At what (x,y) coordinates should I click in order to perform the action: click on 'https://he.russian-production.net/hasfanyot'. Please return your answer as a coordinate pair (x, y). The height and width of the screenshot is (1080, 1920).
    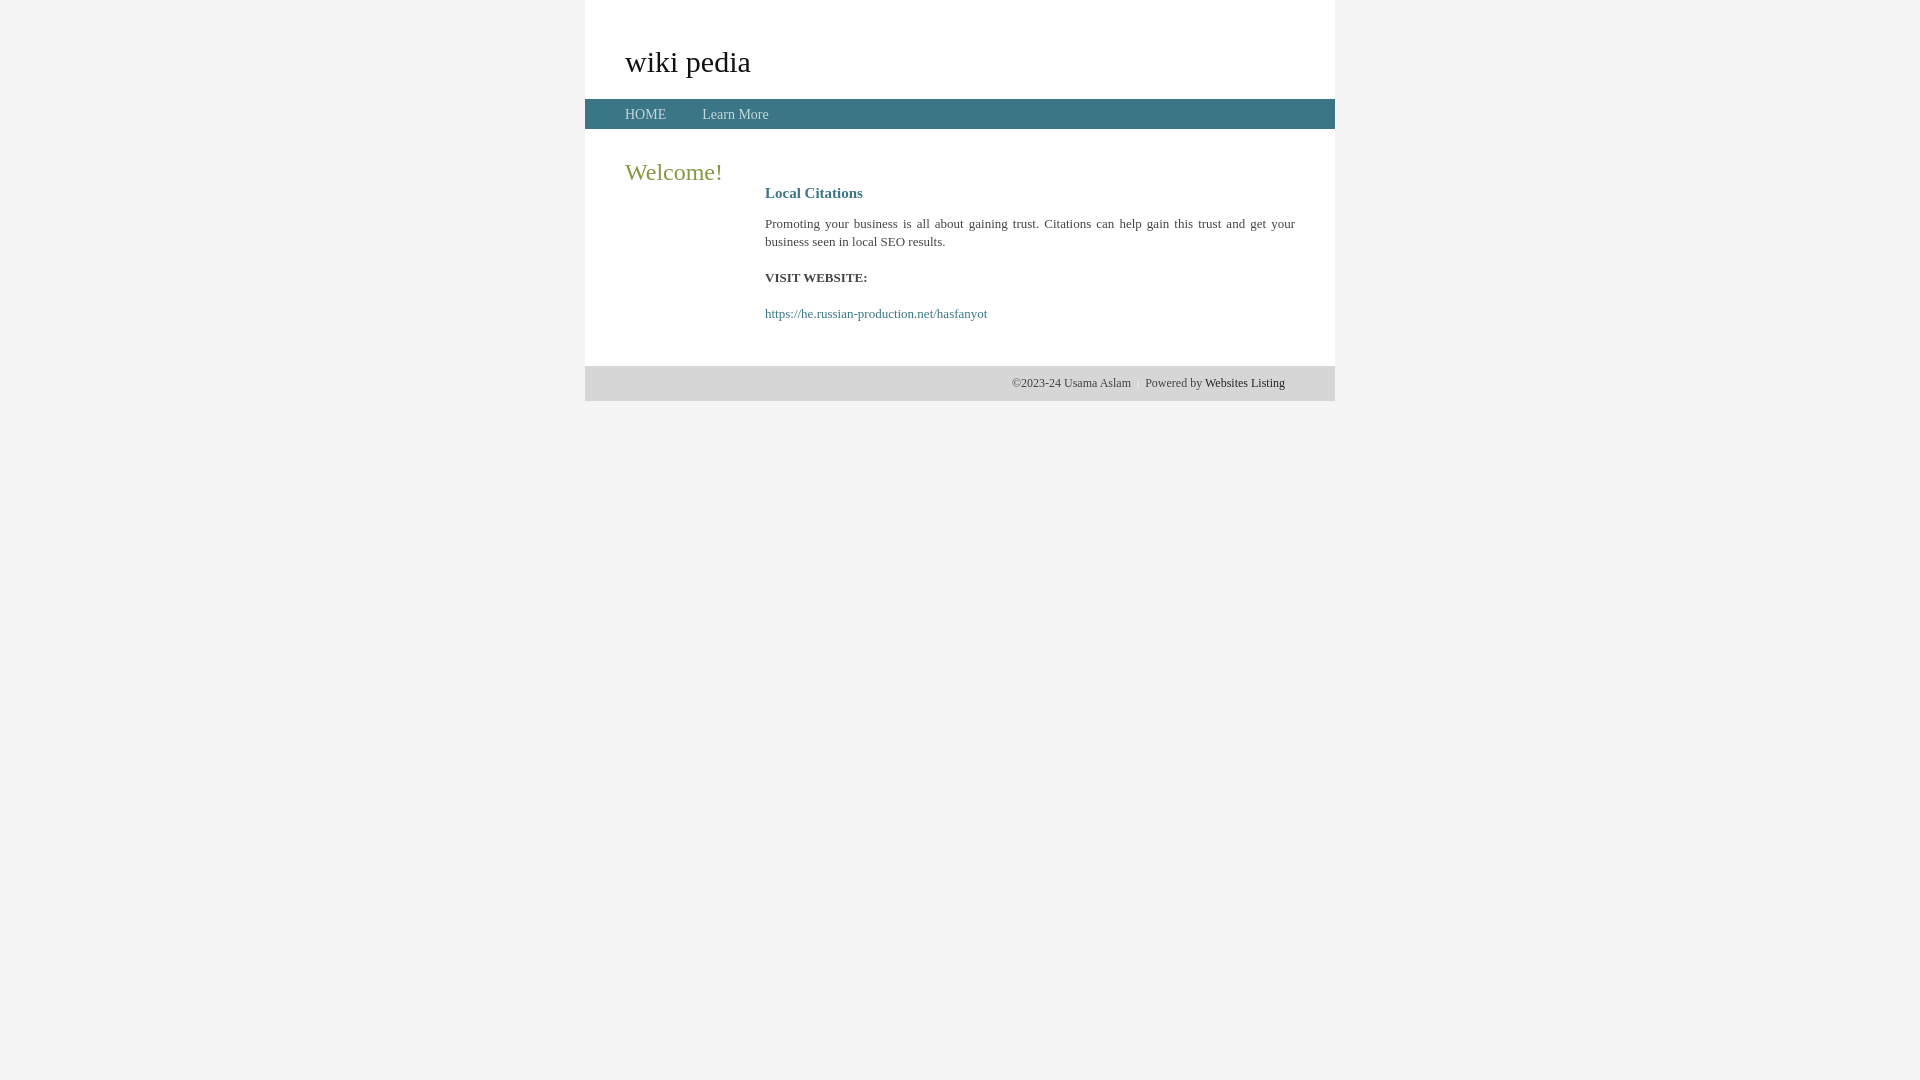
    Looking at the image, I should click on (763, 313).